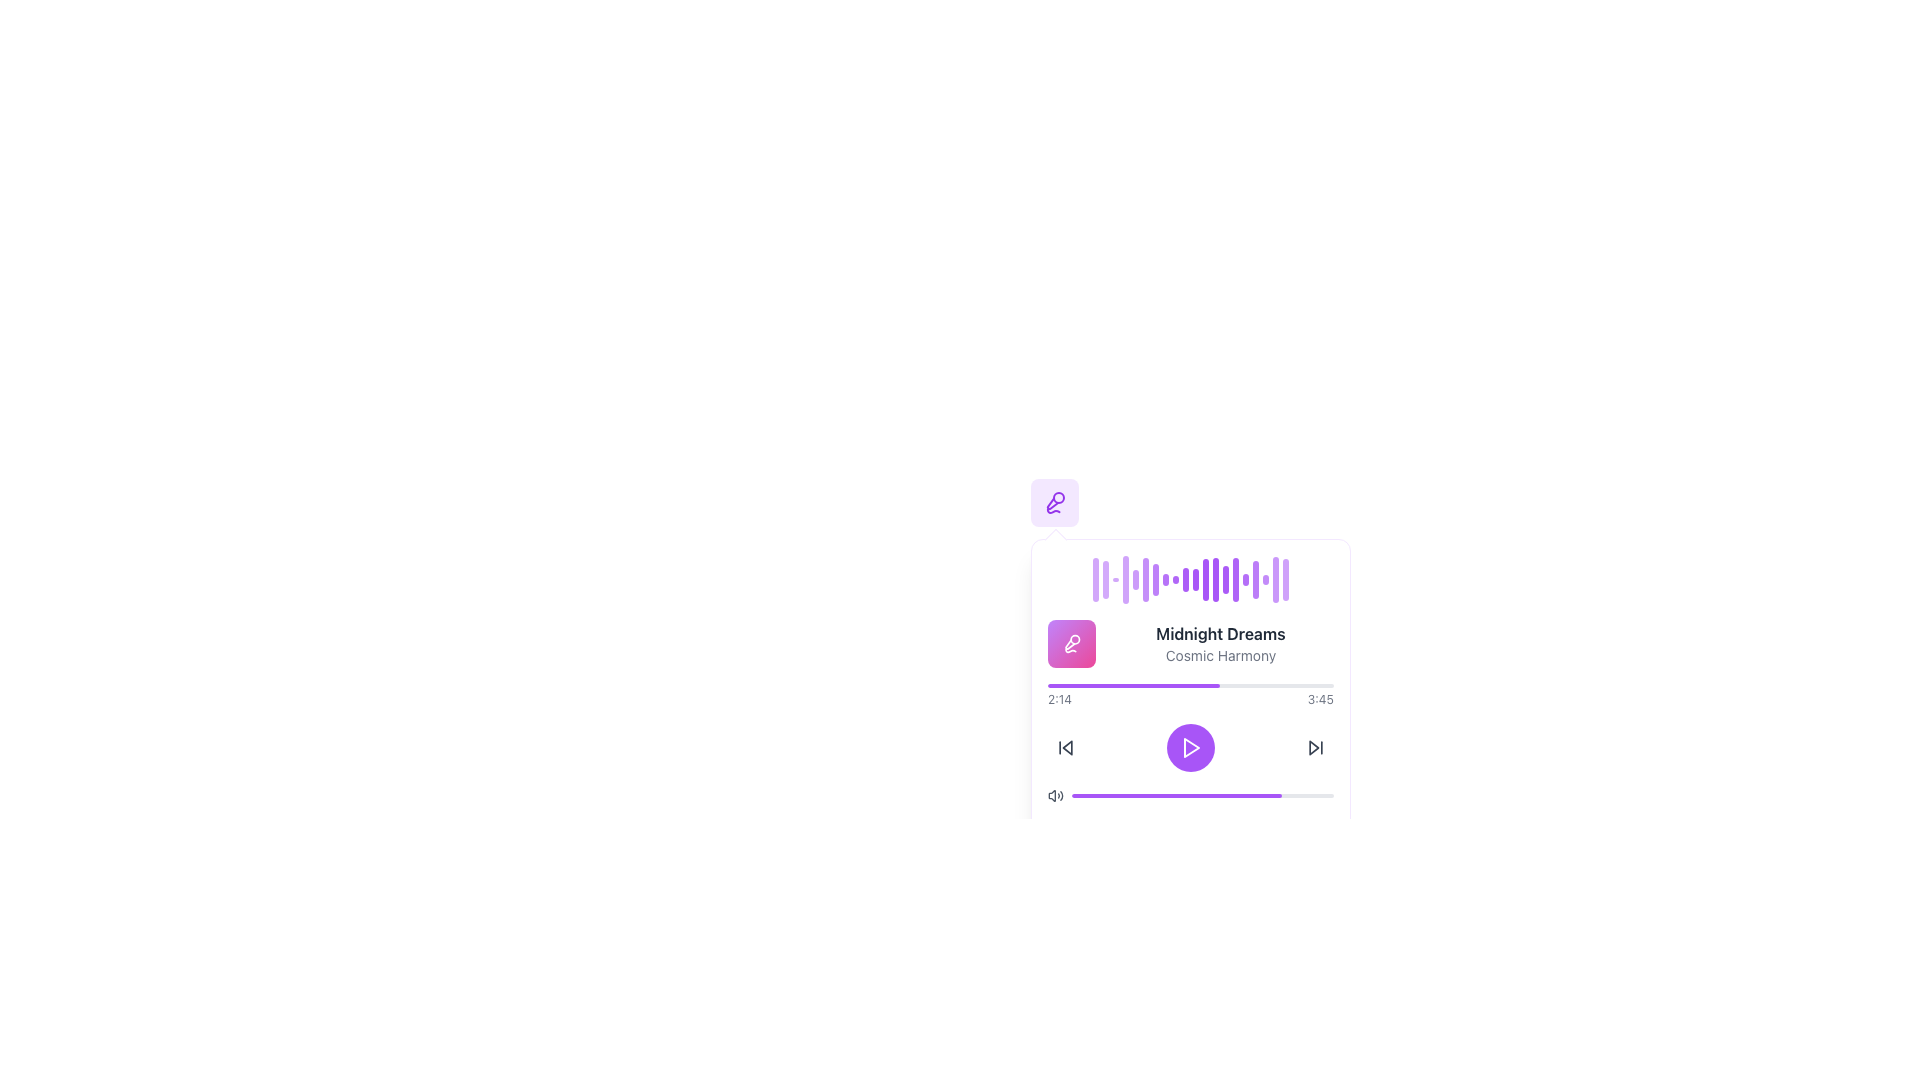 This screenshot has height=1080, width=1920. Describe the element at coordinates (1235, 579) in the screenshot. I see `the fifteenth bar of the audio waveform display, which visually indicates amplitude variations of sound along the timeline` at that location.